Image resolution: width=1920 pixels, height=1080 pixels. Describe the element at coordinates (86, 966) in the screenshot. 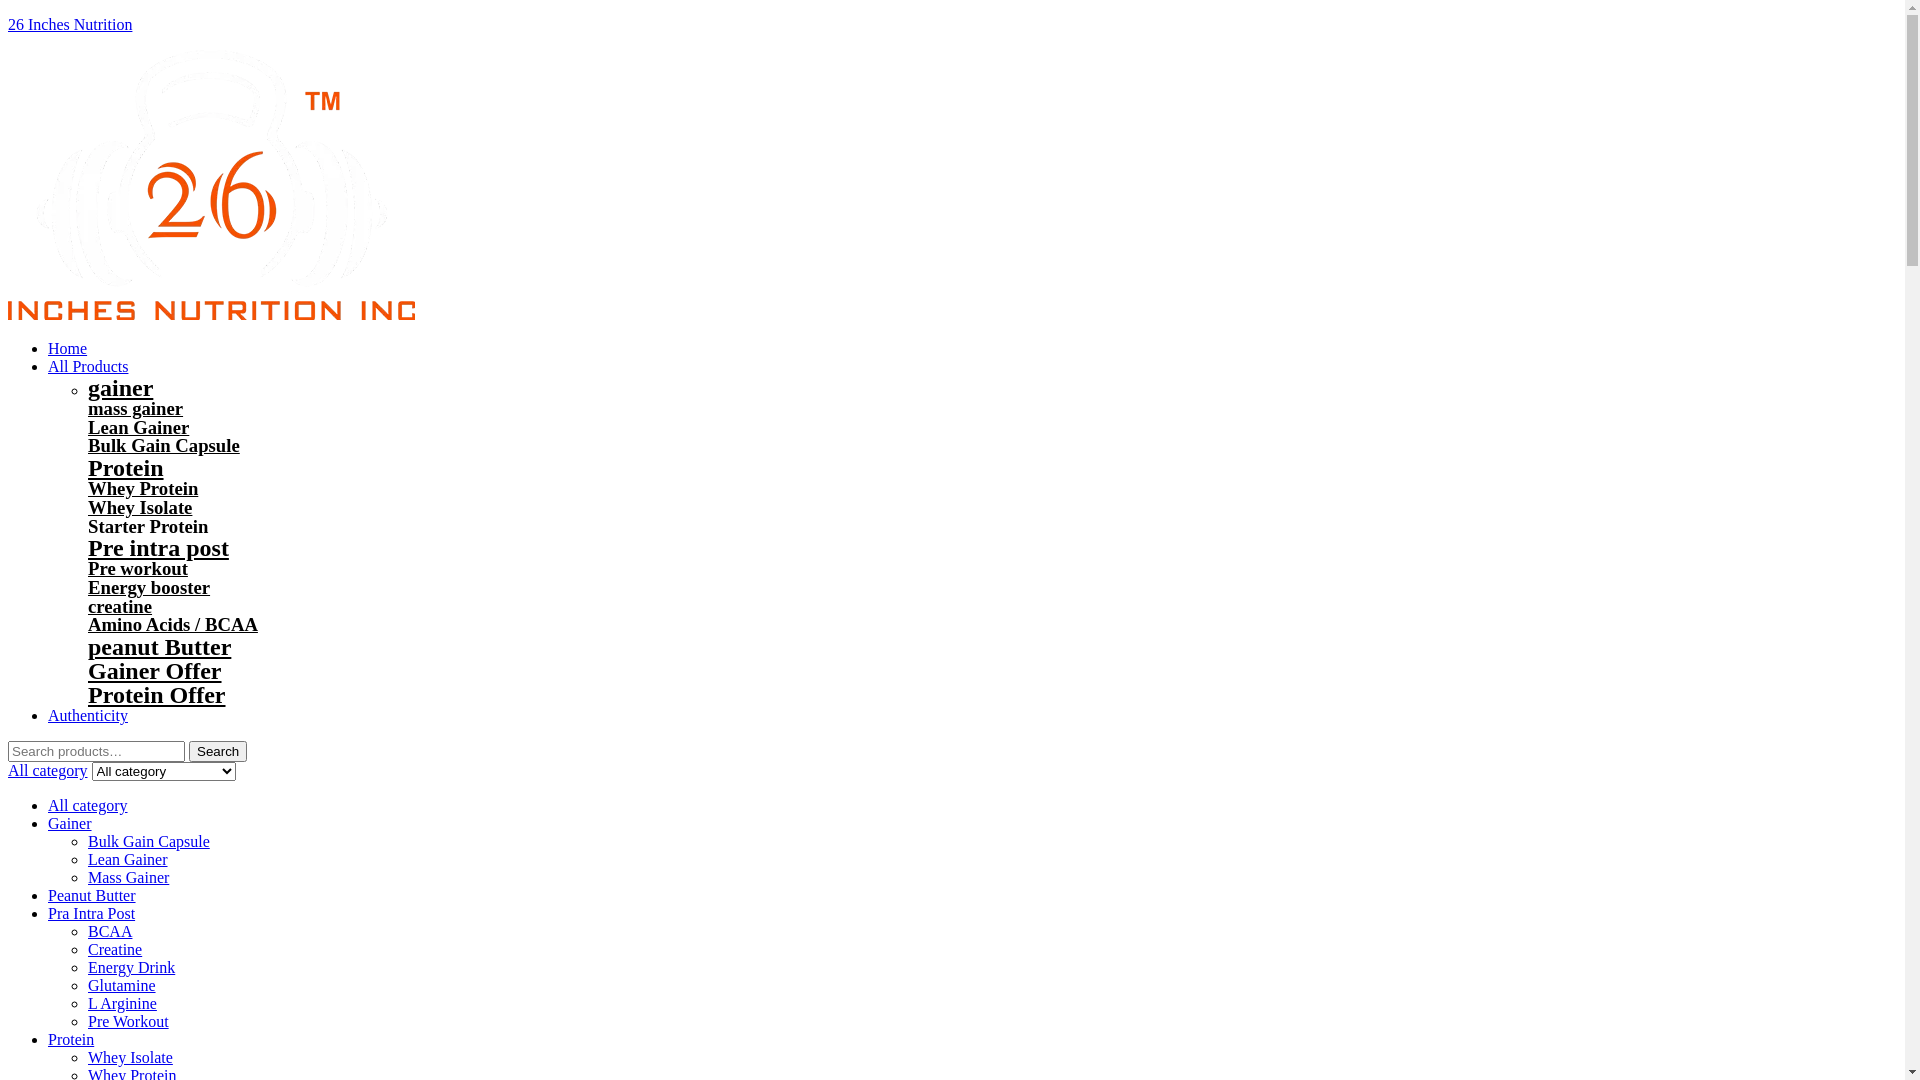

I see `'Energy Drink'` at that location.